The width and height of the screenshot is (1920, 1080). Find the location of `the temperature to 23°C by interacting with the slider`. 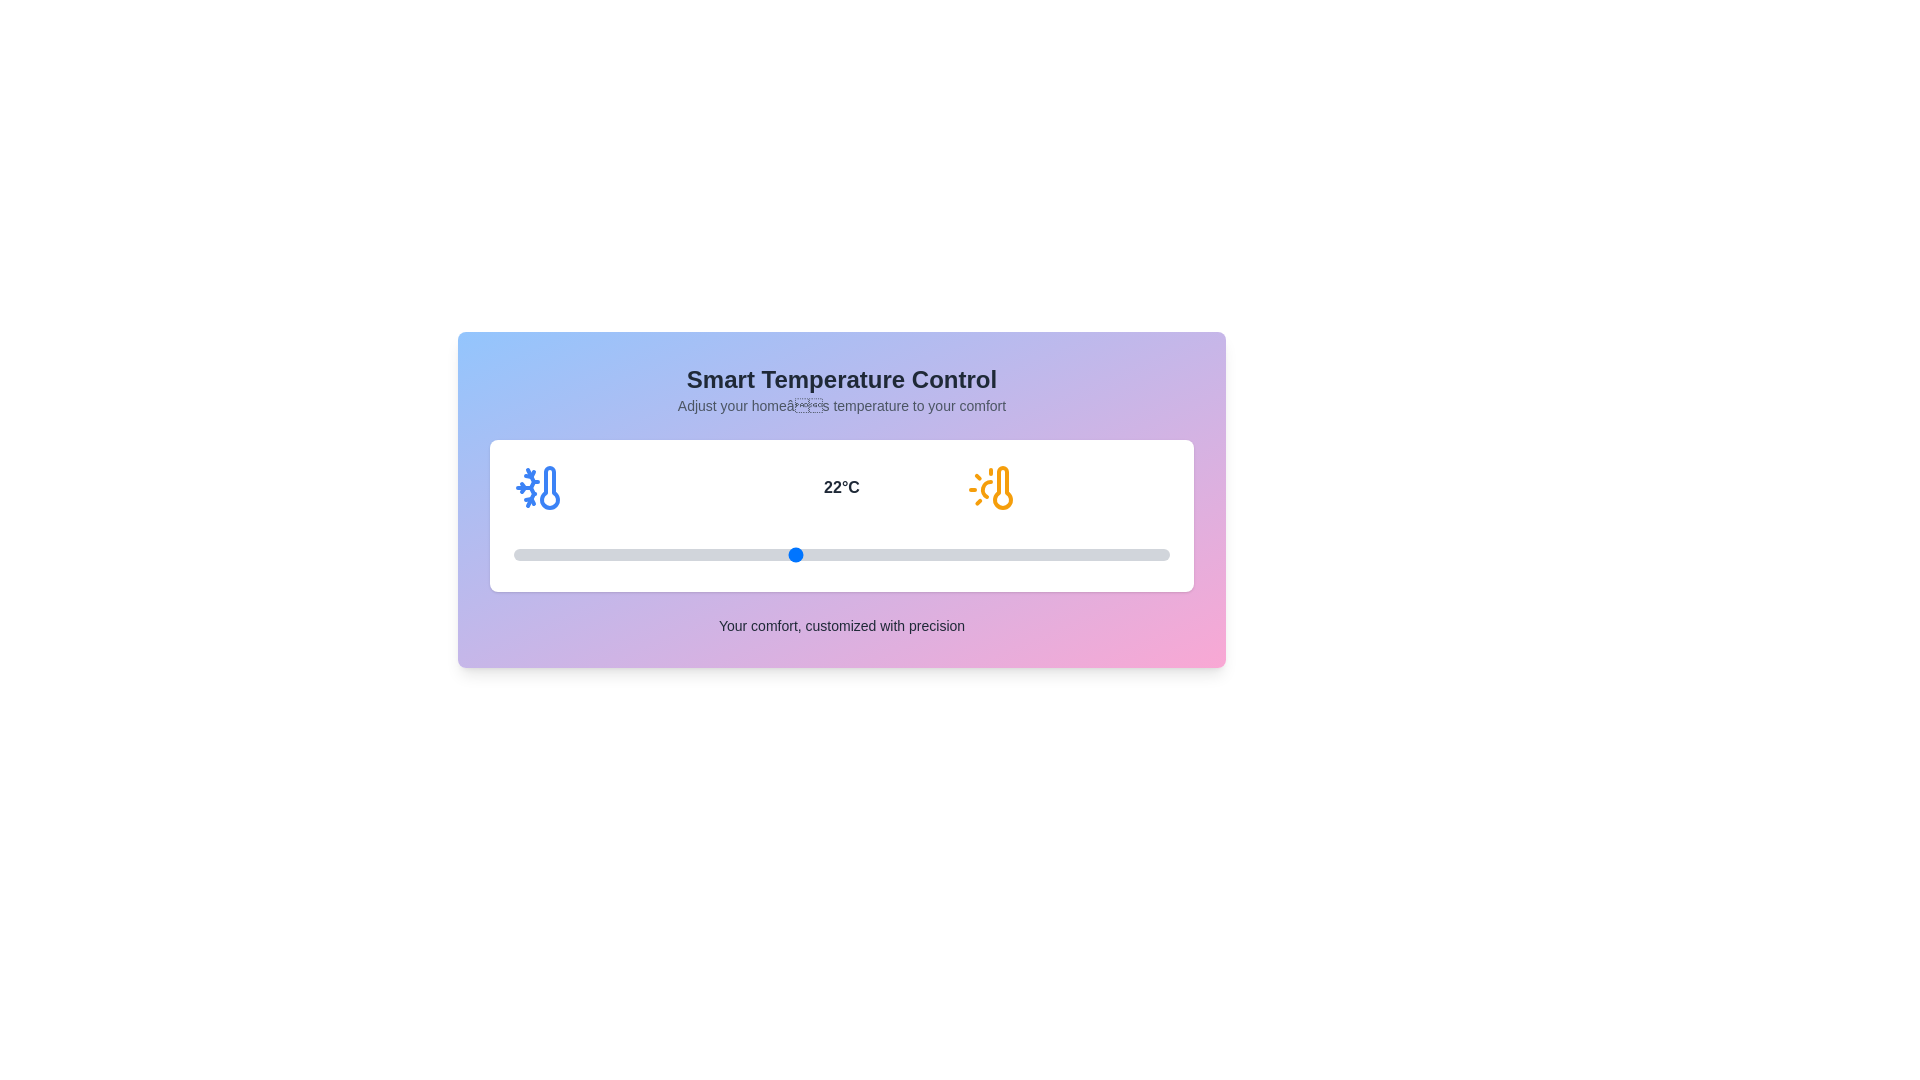

the temperature to 23°C by interacting with the slider is located at coordinates (841, 555).